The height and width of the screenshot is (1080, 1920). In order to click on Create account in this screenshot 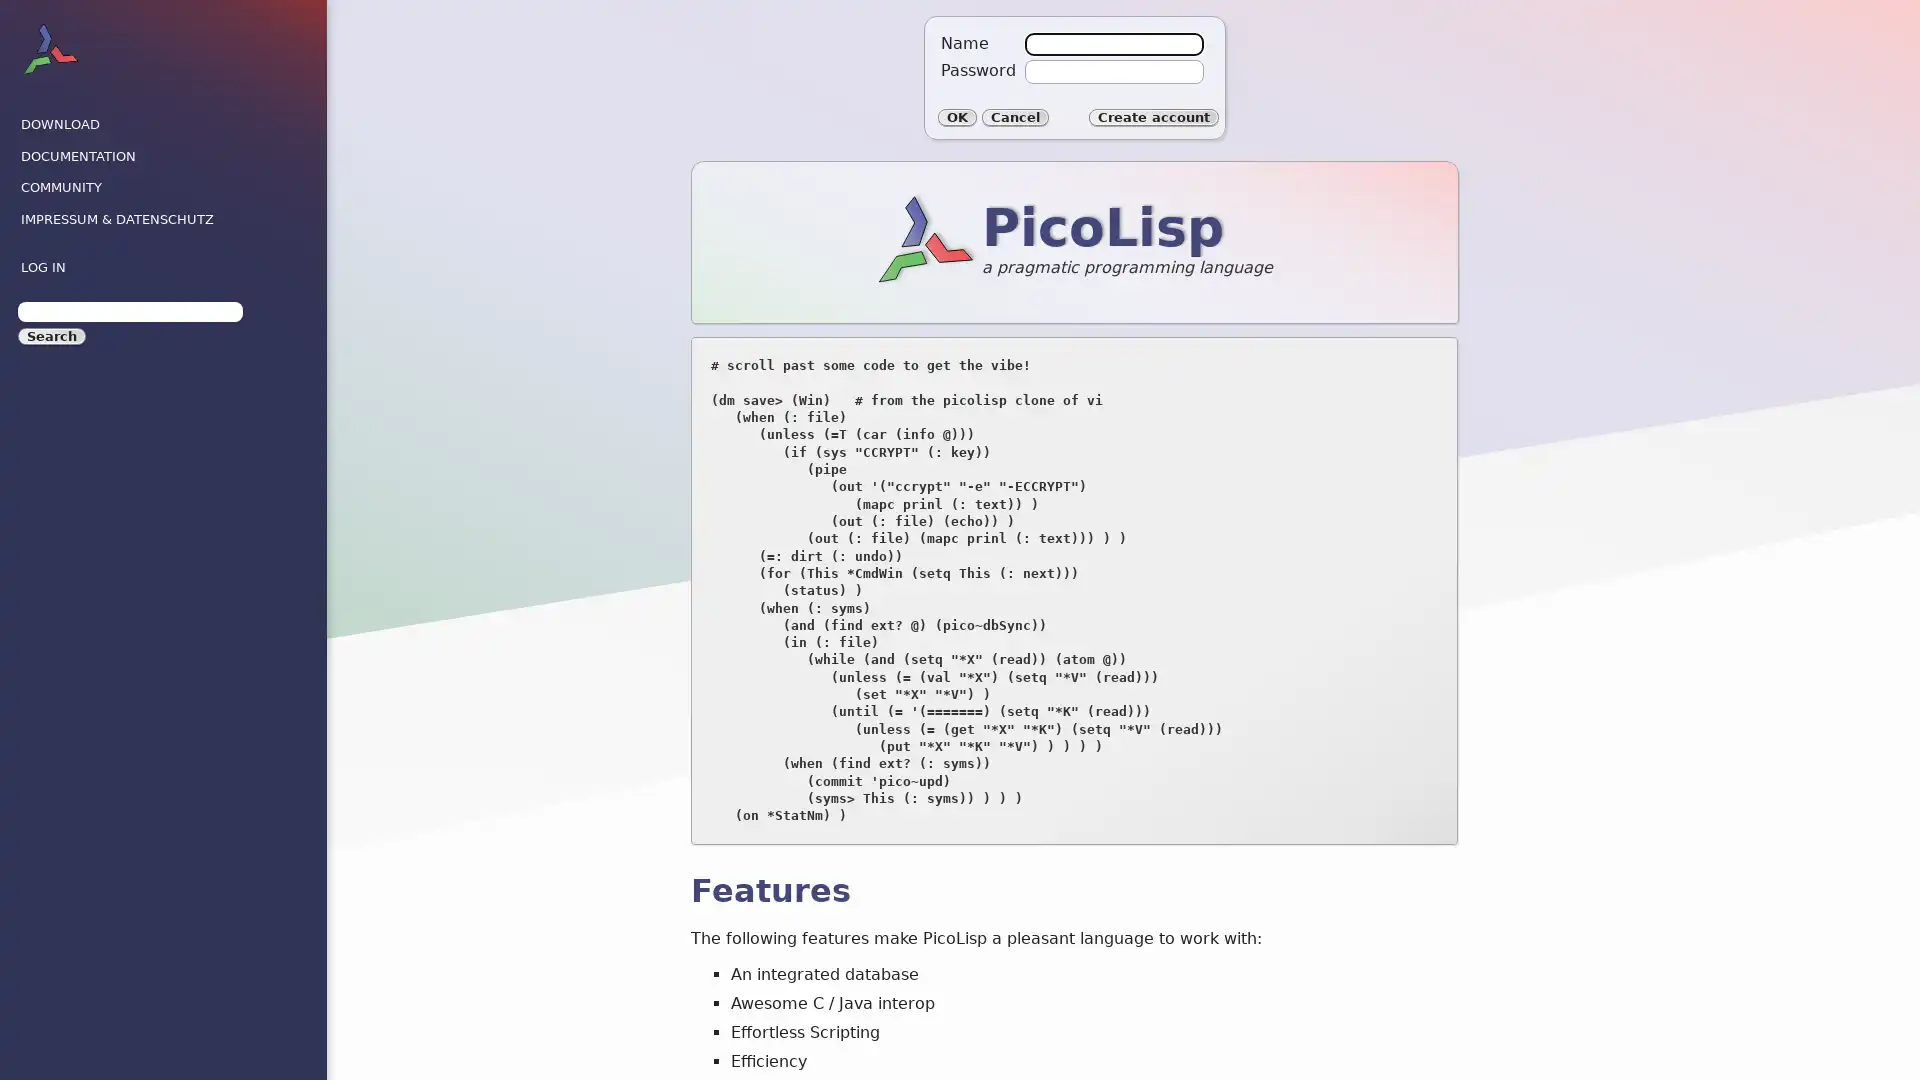, I will do `click(1152, 117)`.